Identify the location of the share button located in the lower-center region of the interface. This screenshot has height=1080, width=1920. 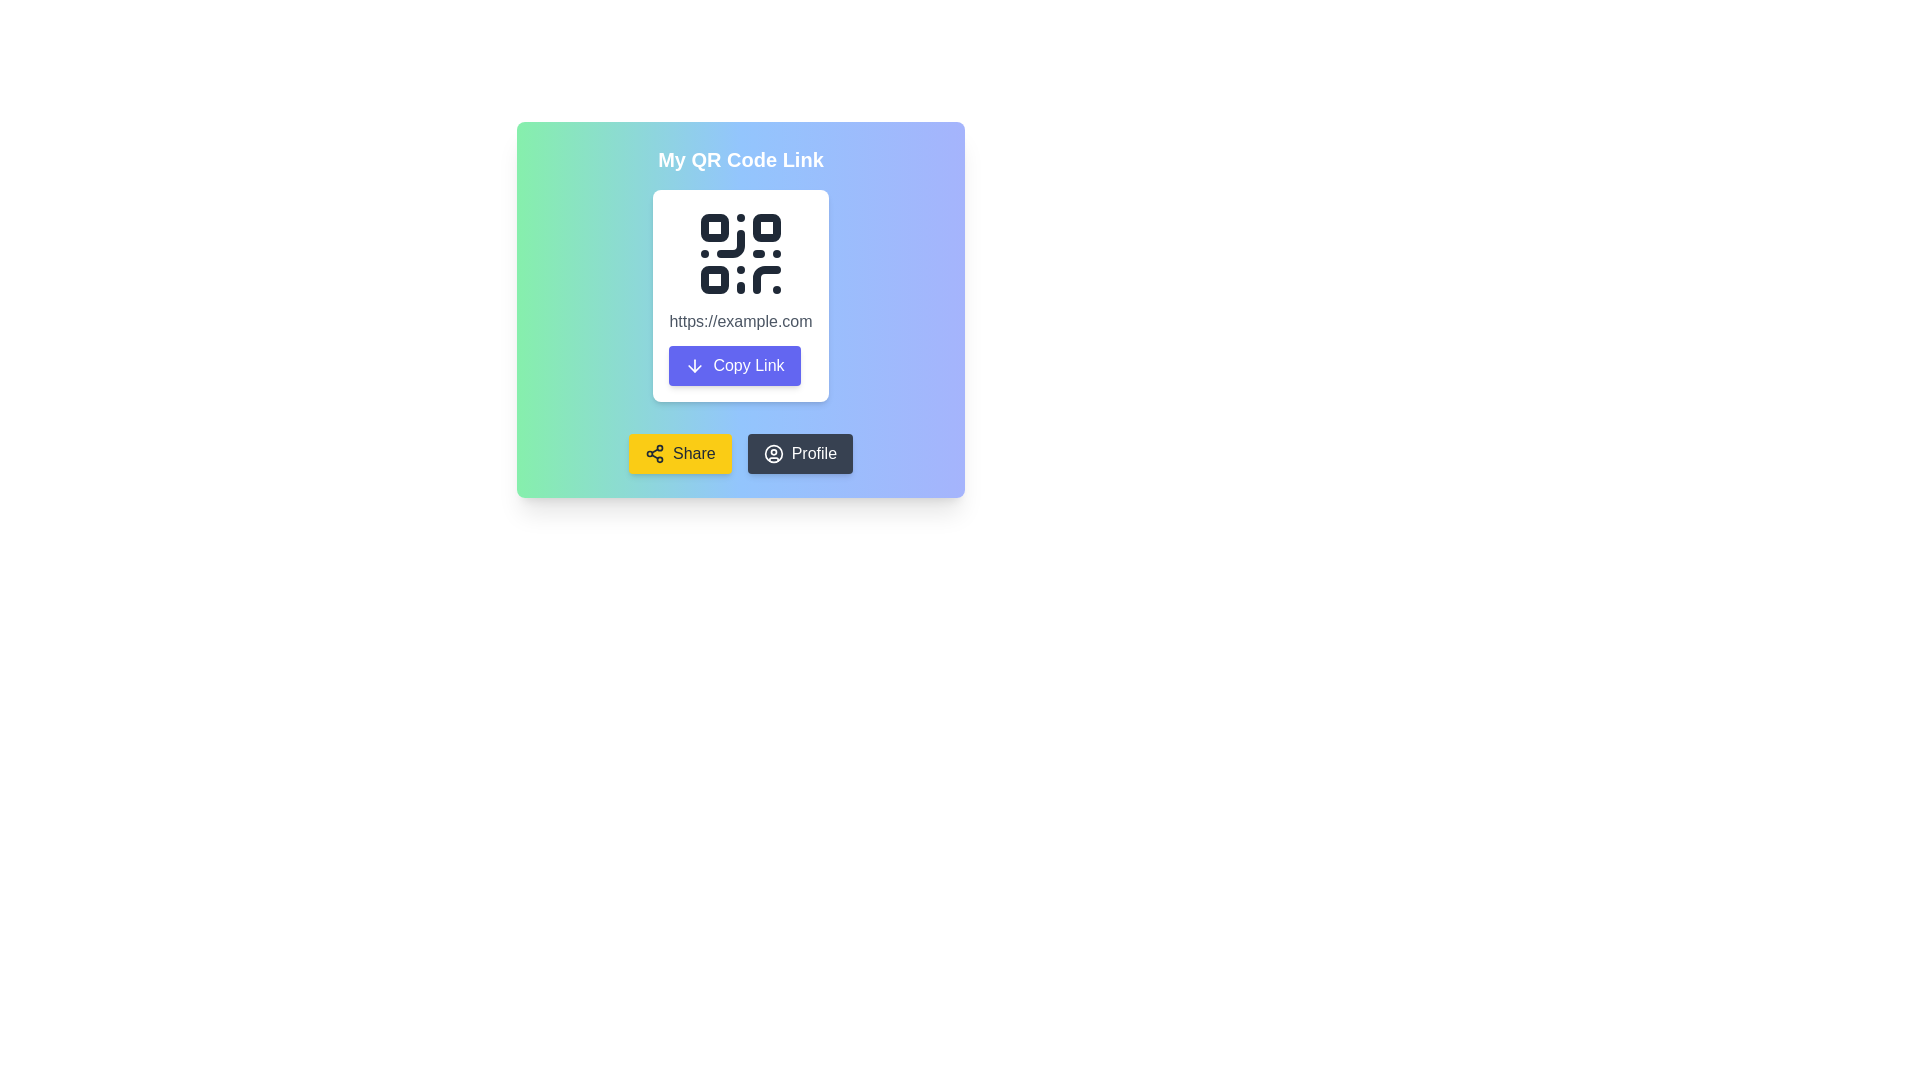
(680, 454).